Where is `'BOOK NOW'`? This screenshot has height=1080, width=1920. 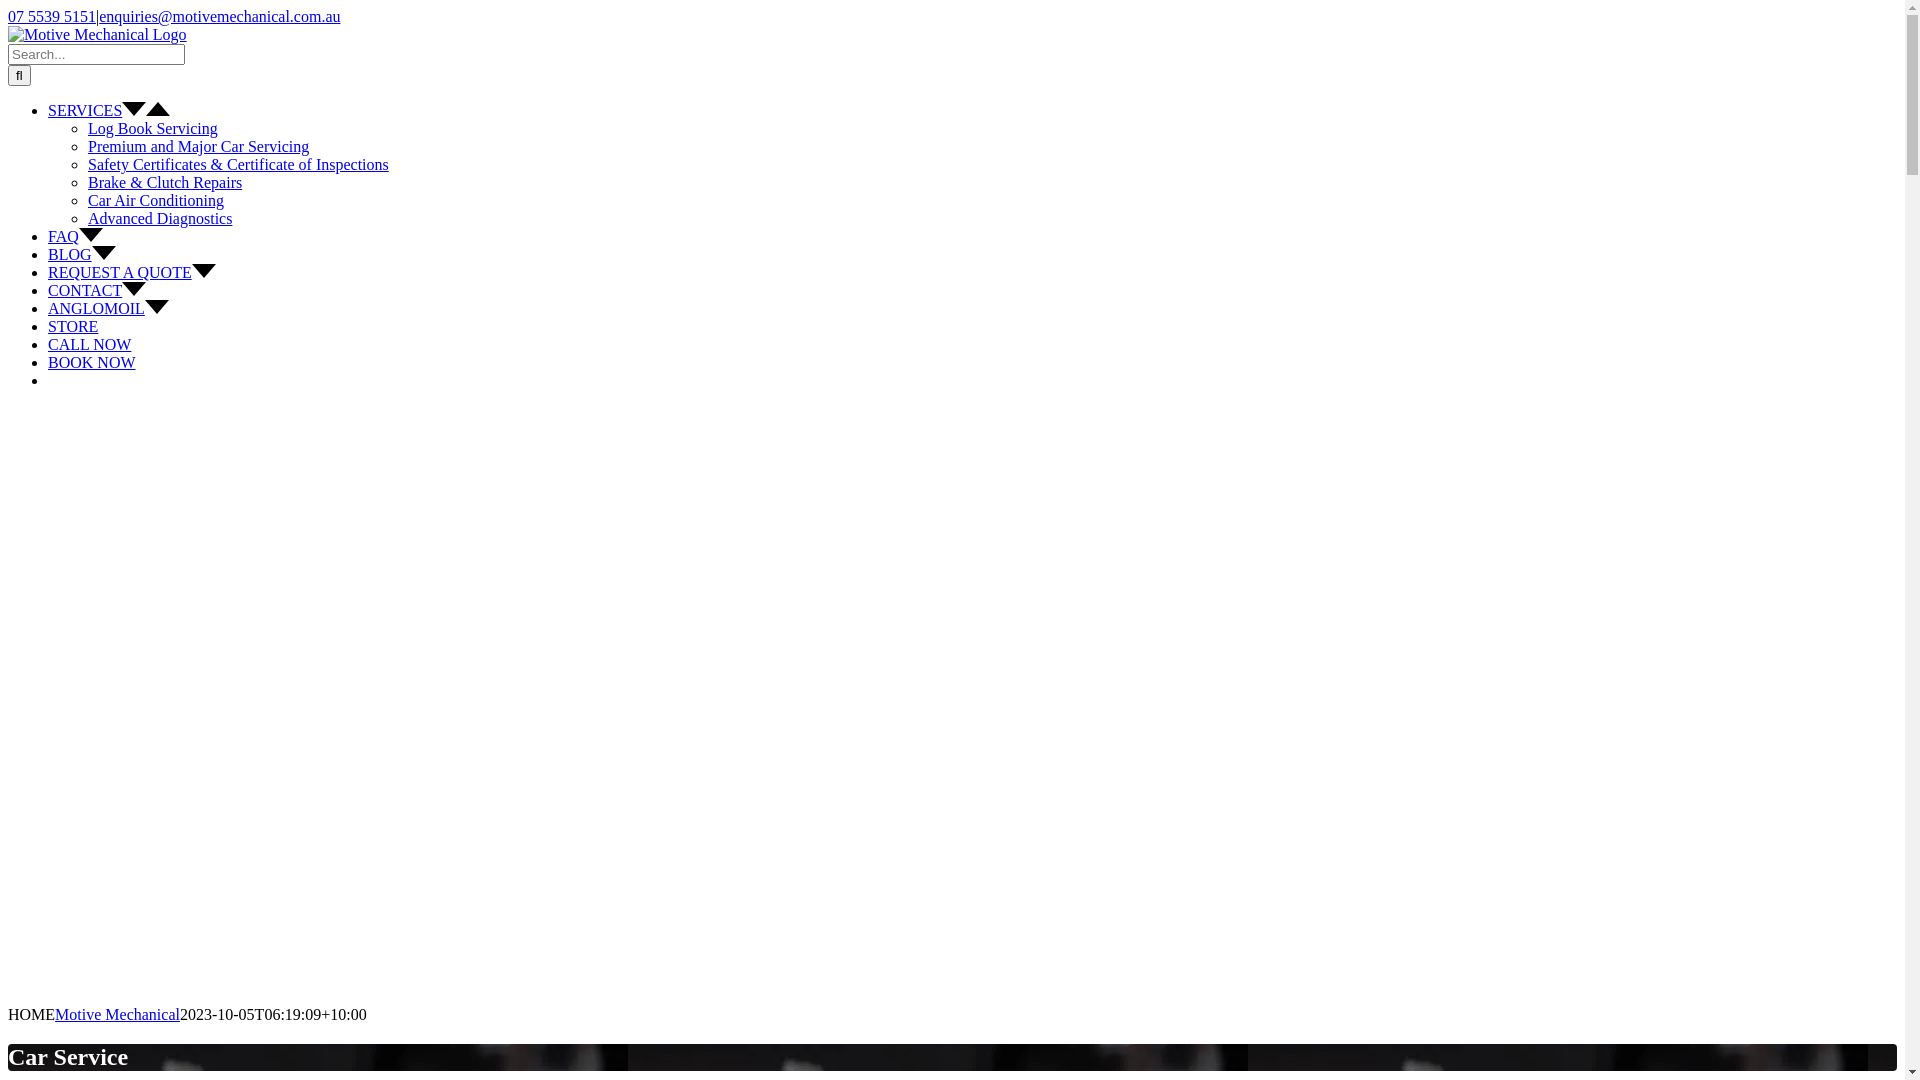 'BOOK NOW' is located at coordinates (90, 362).